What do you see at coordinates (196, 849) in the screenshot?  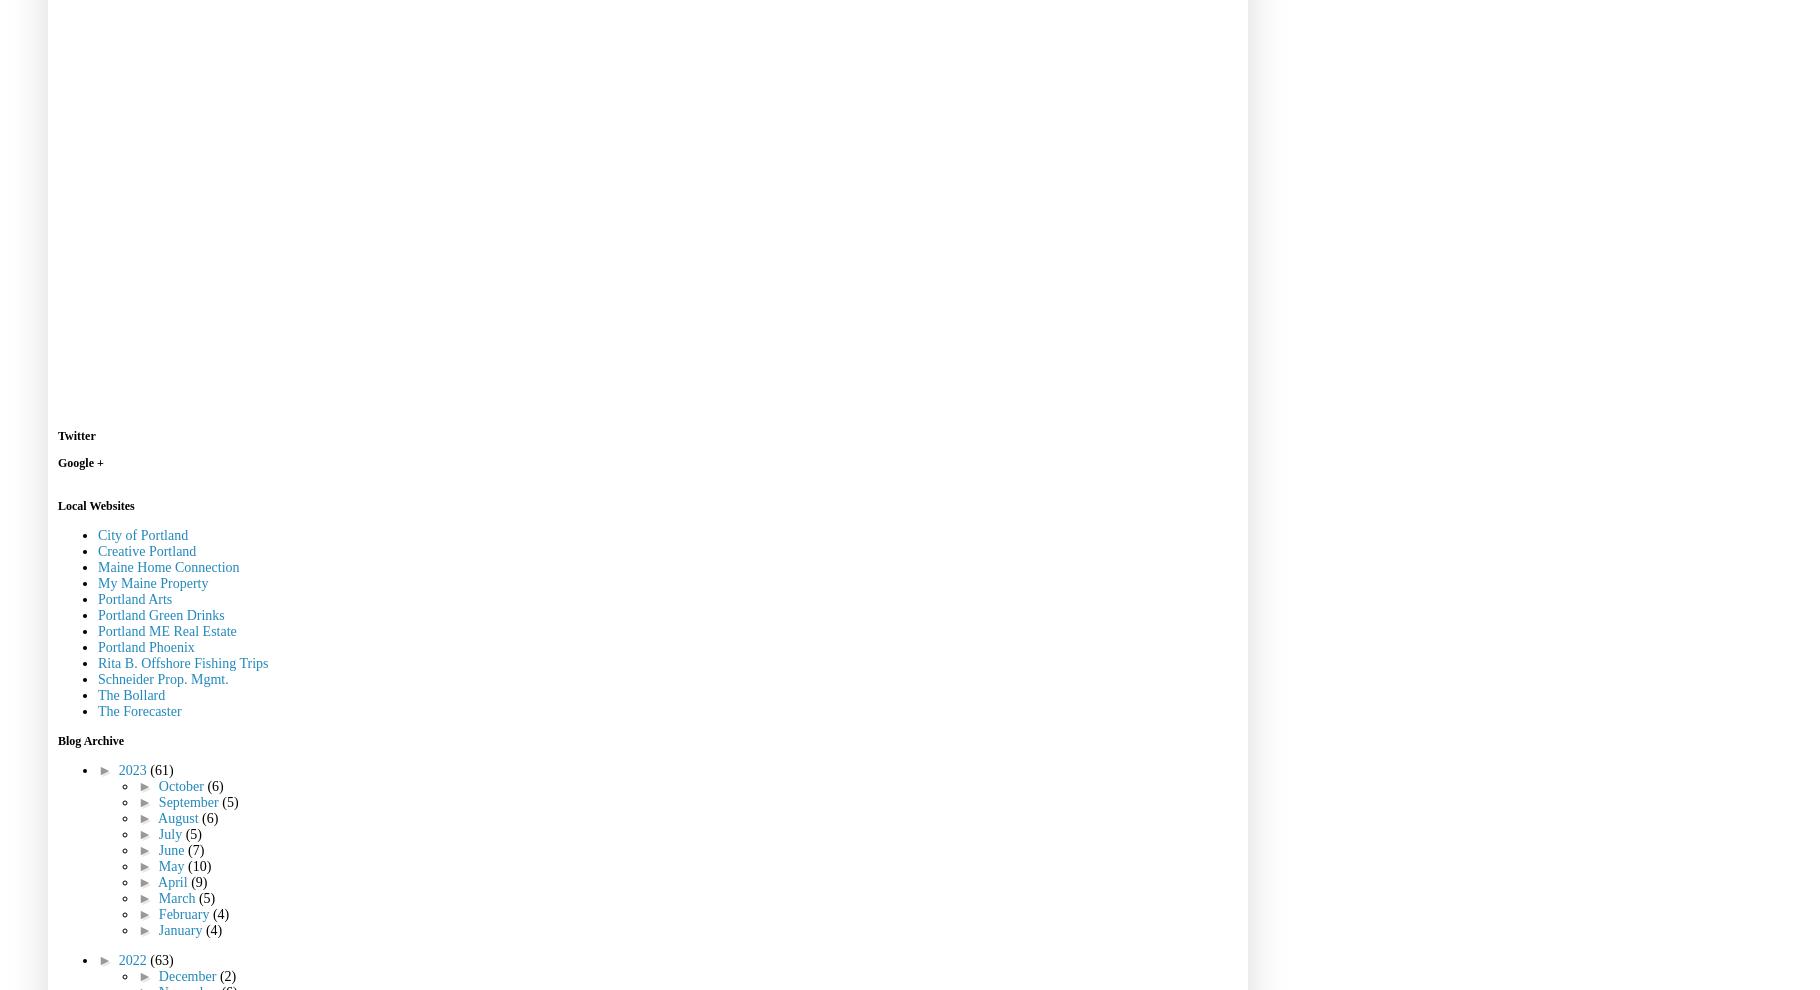 I see `'(7)'` at bounding box center [196, 849].